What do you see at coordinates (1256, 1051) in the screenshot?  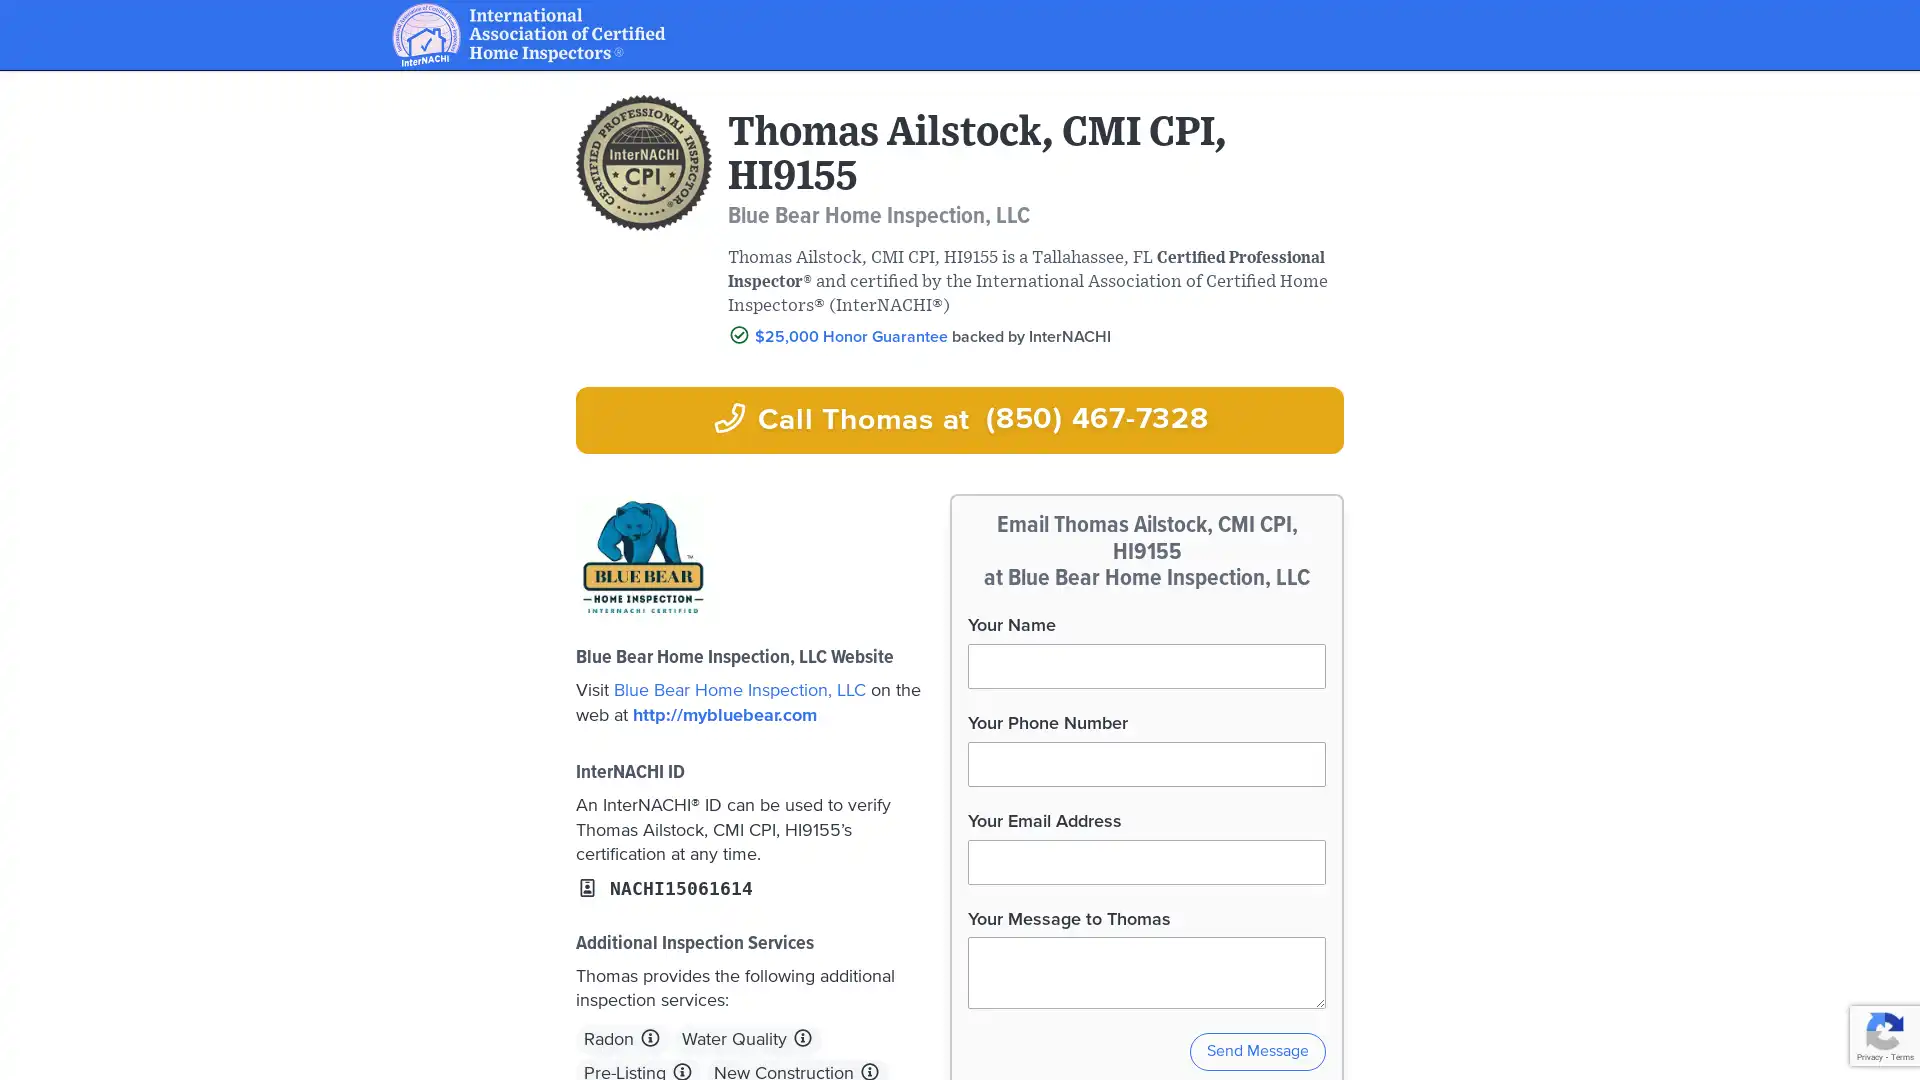 I see `Send Message` at bounding box center [1256, 1051].